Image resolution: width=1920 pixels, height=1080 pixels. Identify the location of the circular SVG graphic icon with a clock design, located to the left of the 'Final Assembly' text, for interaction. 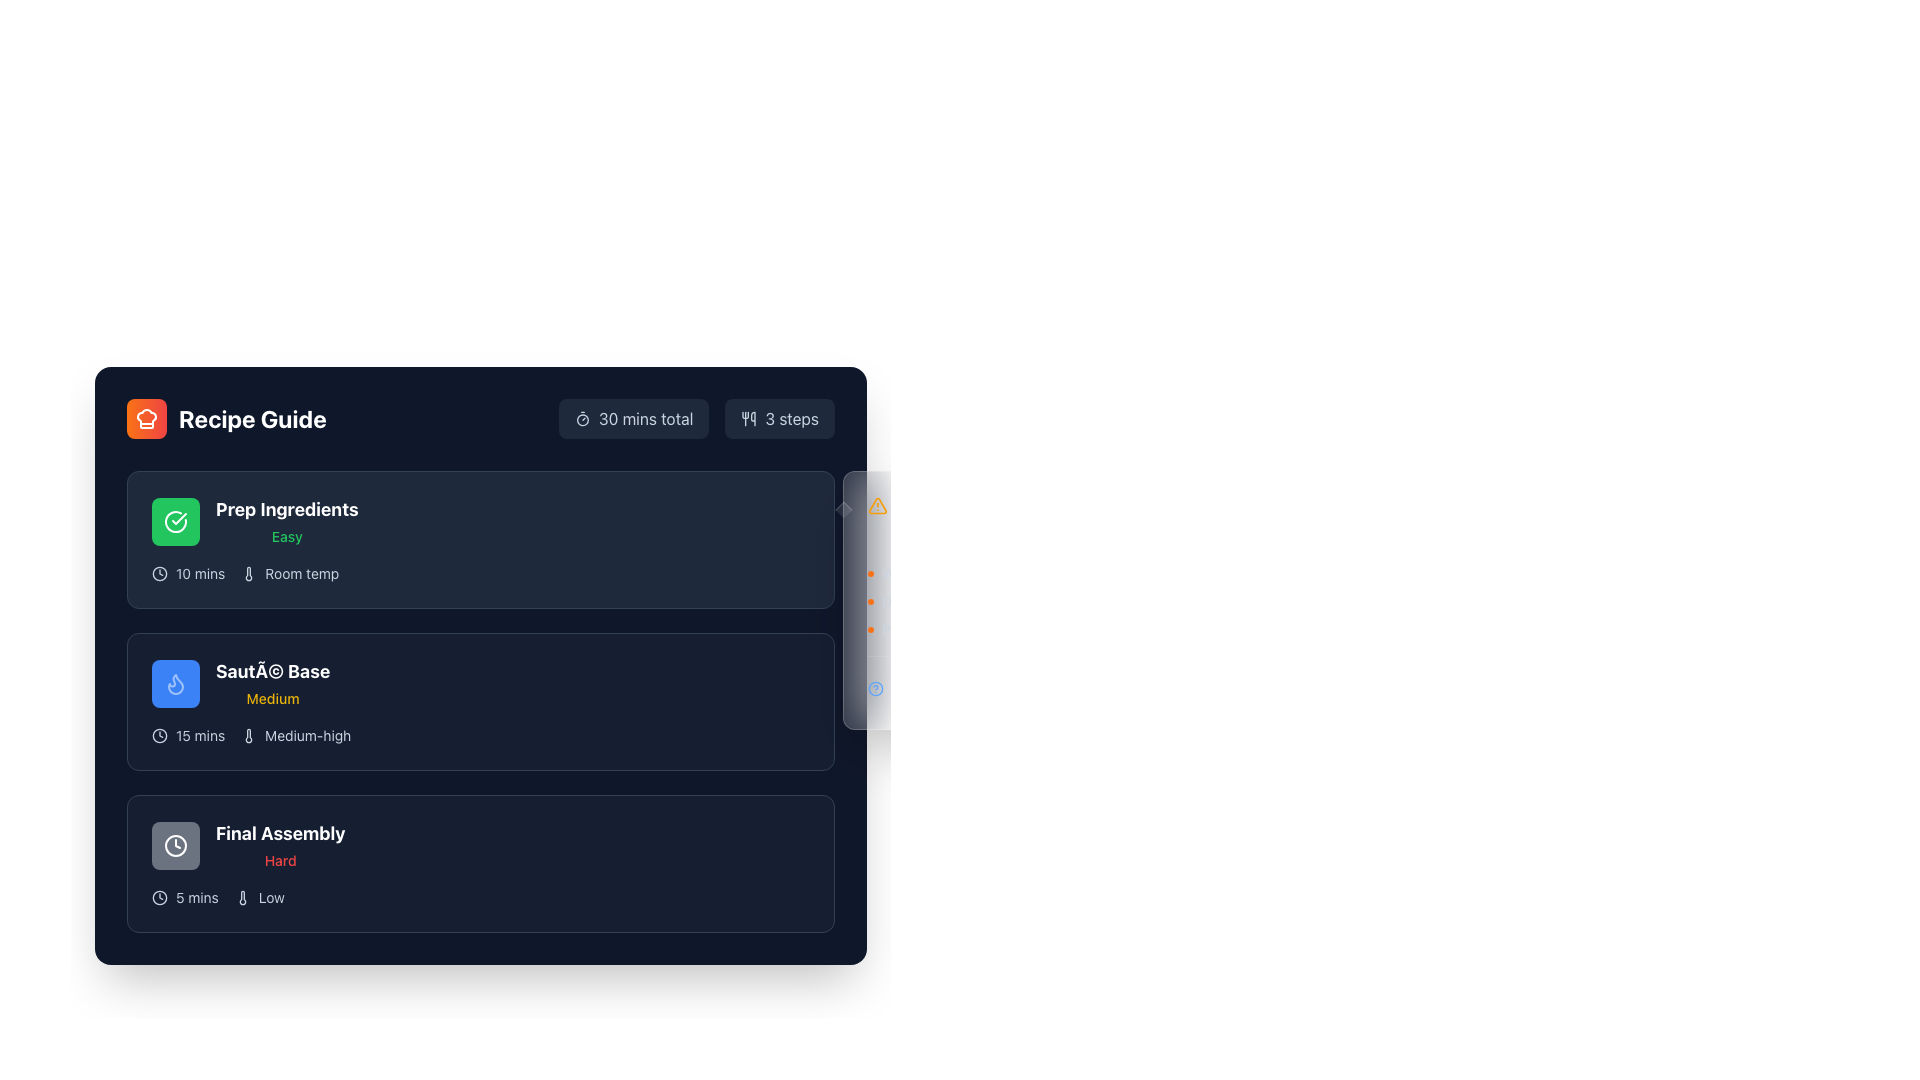
(176, 845).